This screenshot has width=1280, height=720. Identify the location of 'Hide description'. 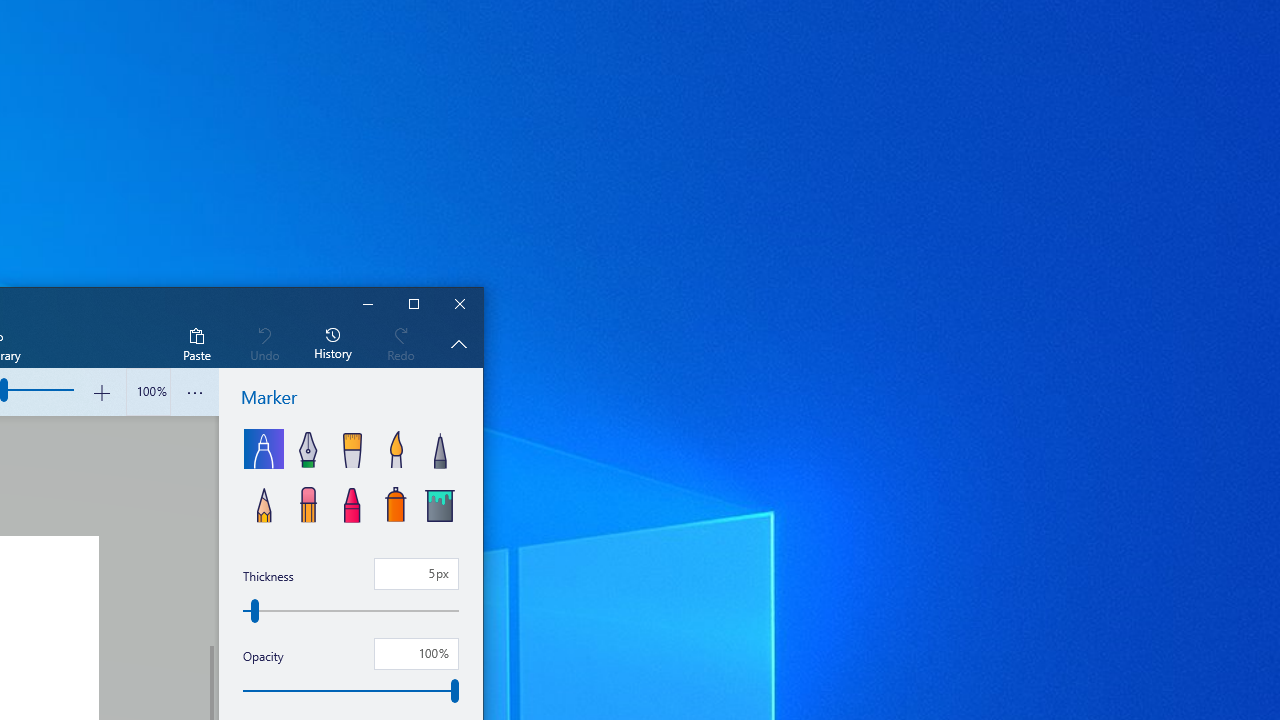
(457, 342).